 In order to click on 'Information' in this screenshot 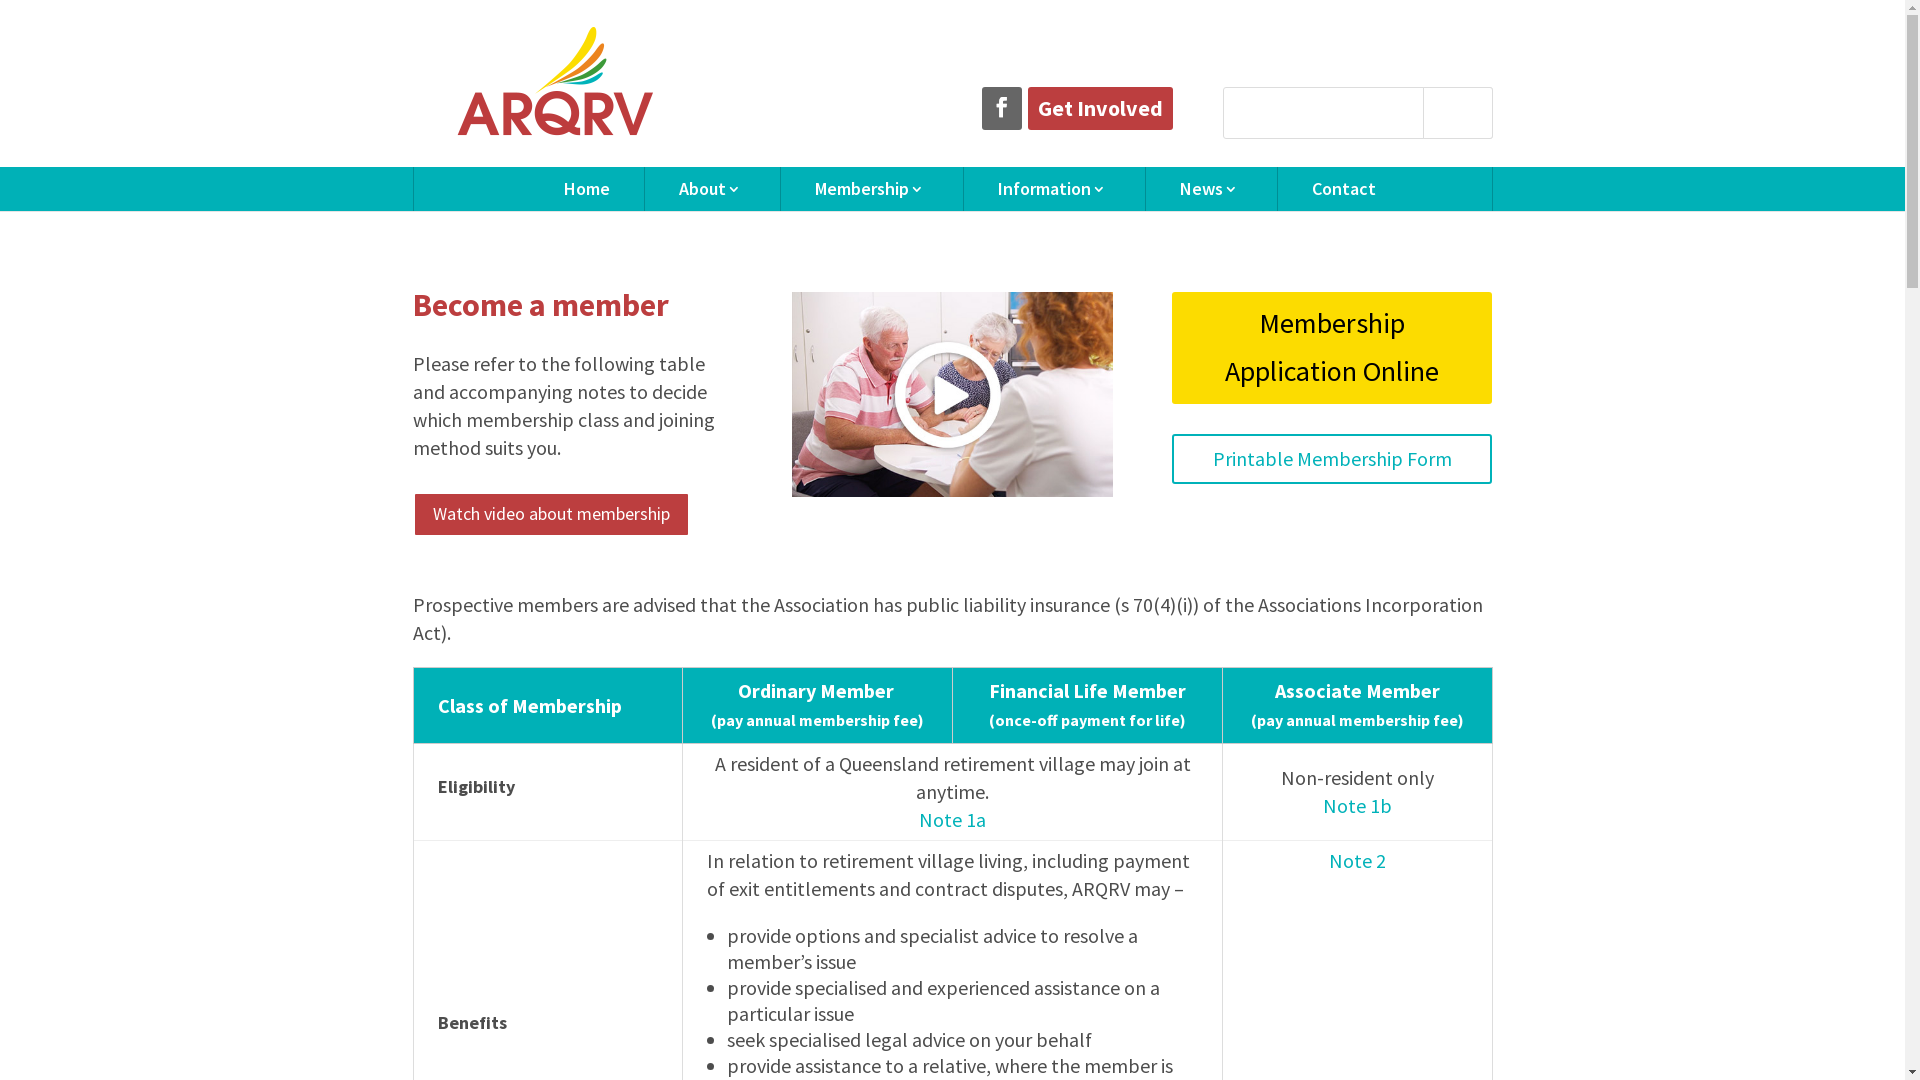, I will do `click(1053, 189)`.